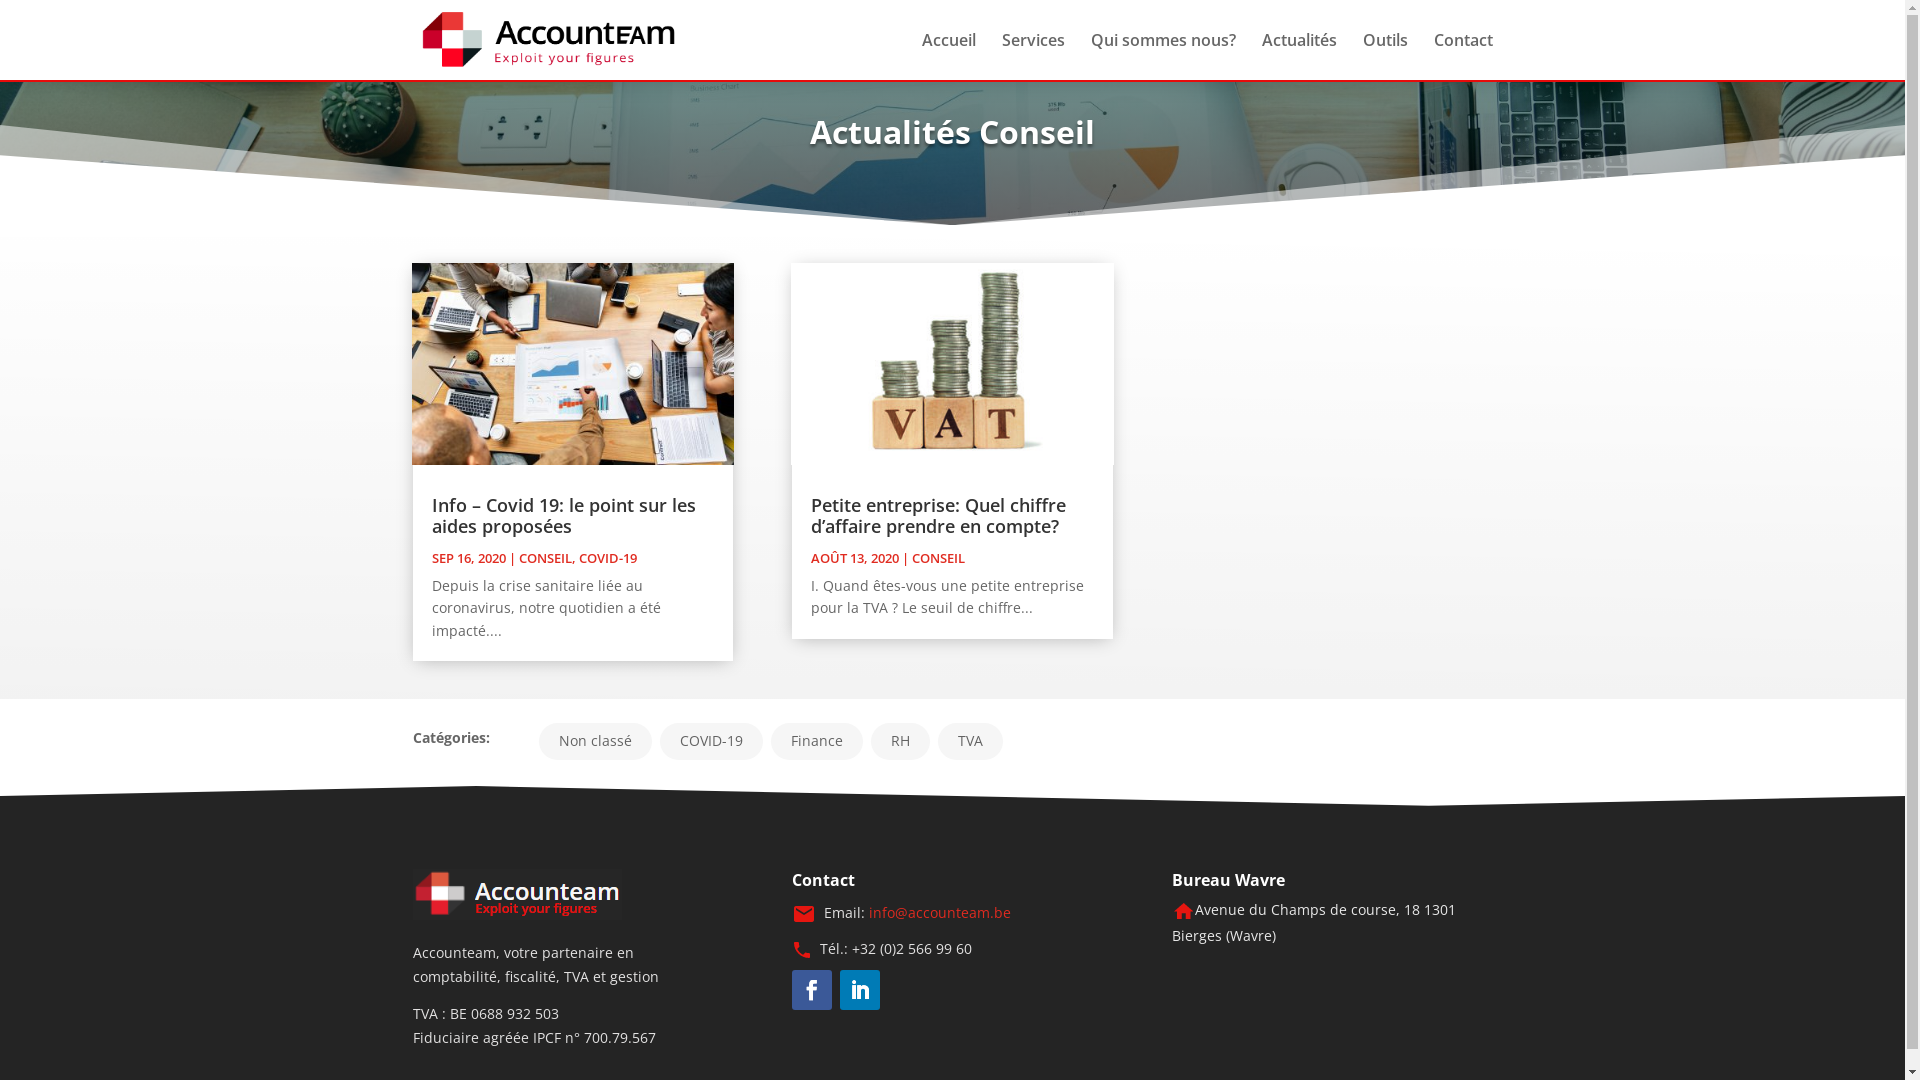 This screenshot has height=1080, width=1920. I want to click on 'TVA', so click(970, 741).